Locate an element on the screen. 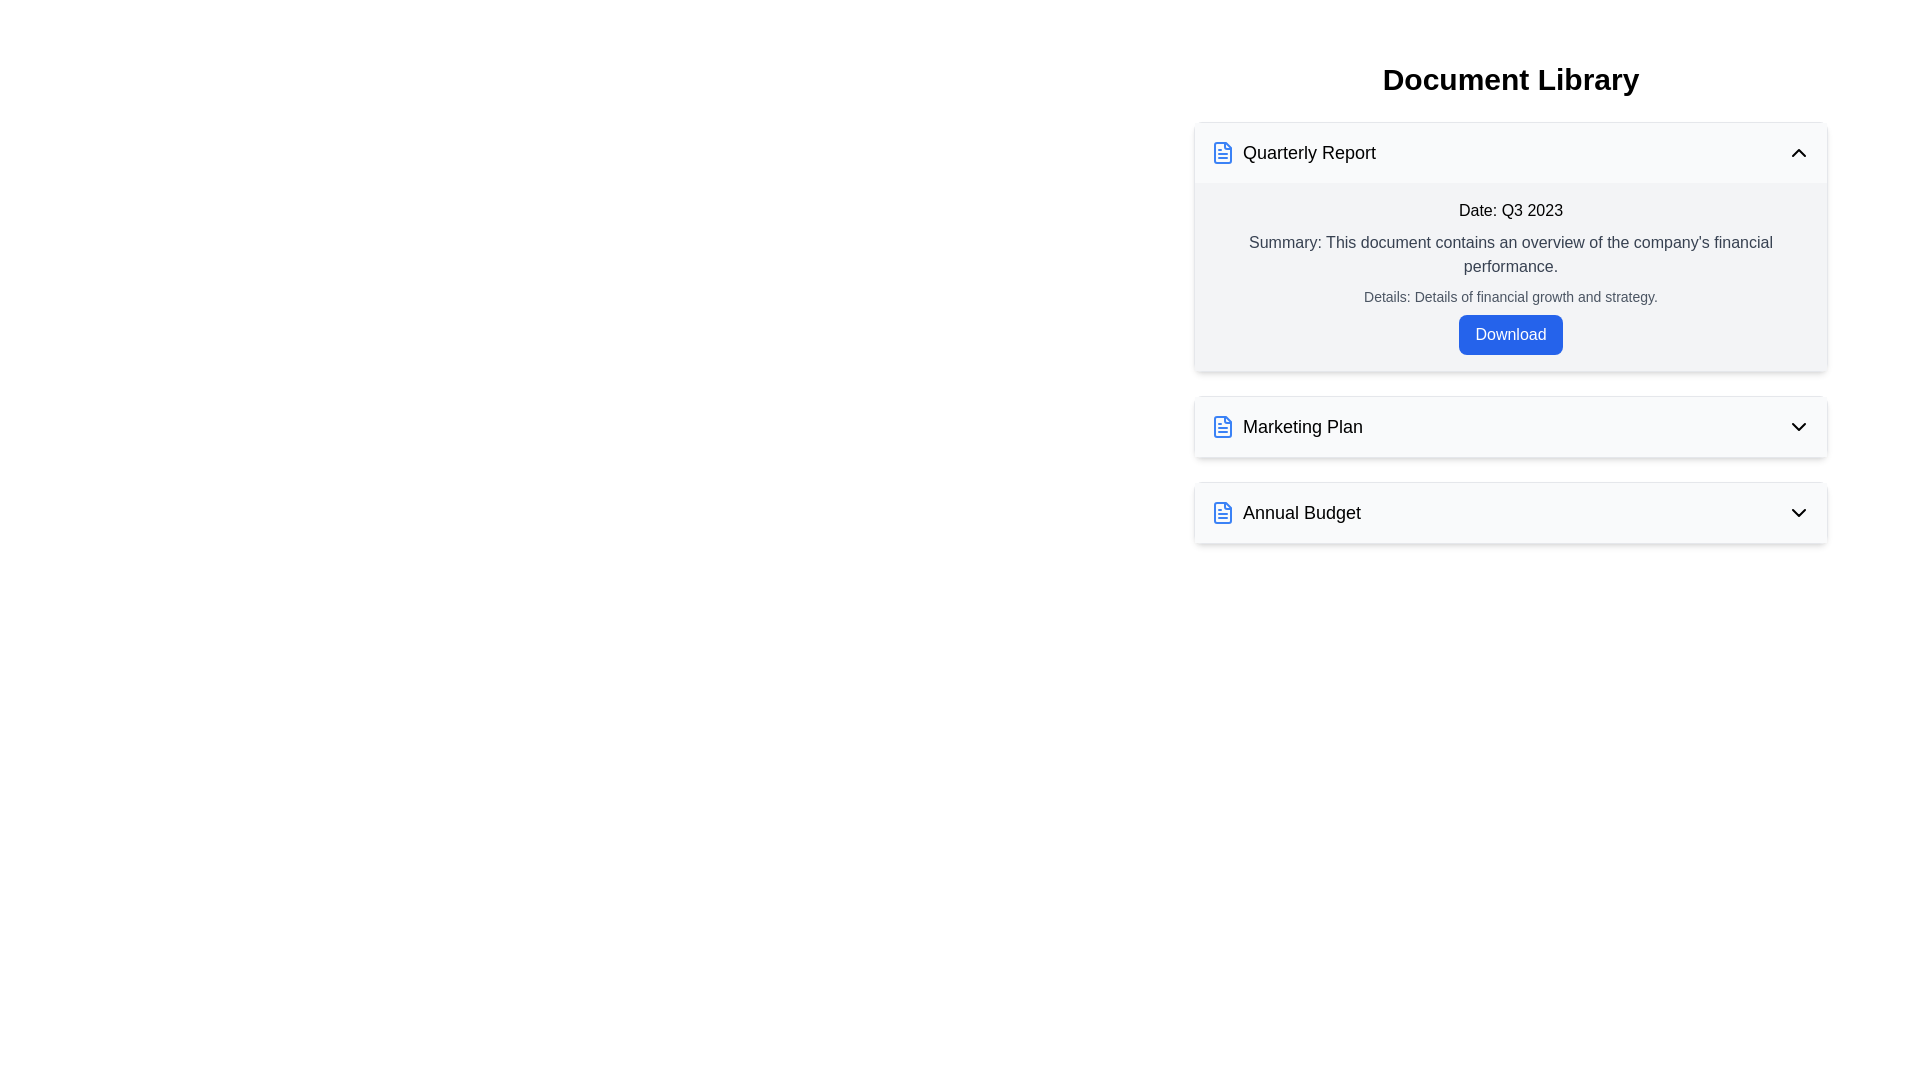  the CollapsibleCardHeader for the 'Annual Budget' is located at coordinates (1511, 512).